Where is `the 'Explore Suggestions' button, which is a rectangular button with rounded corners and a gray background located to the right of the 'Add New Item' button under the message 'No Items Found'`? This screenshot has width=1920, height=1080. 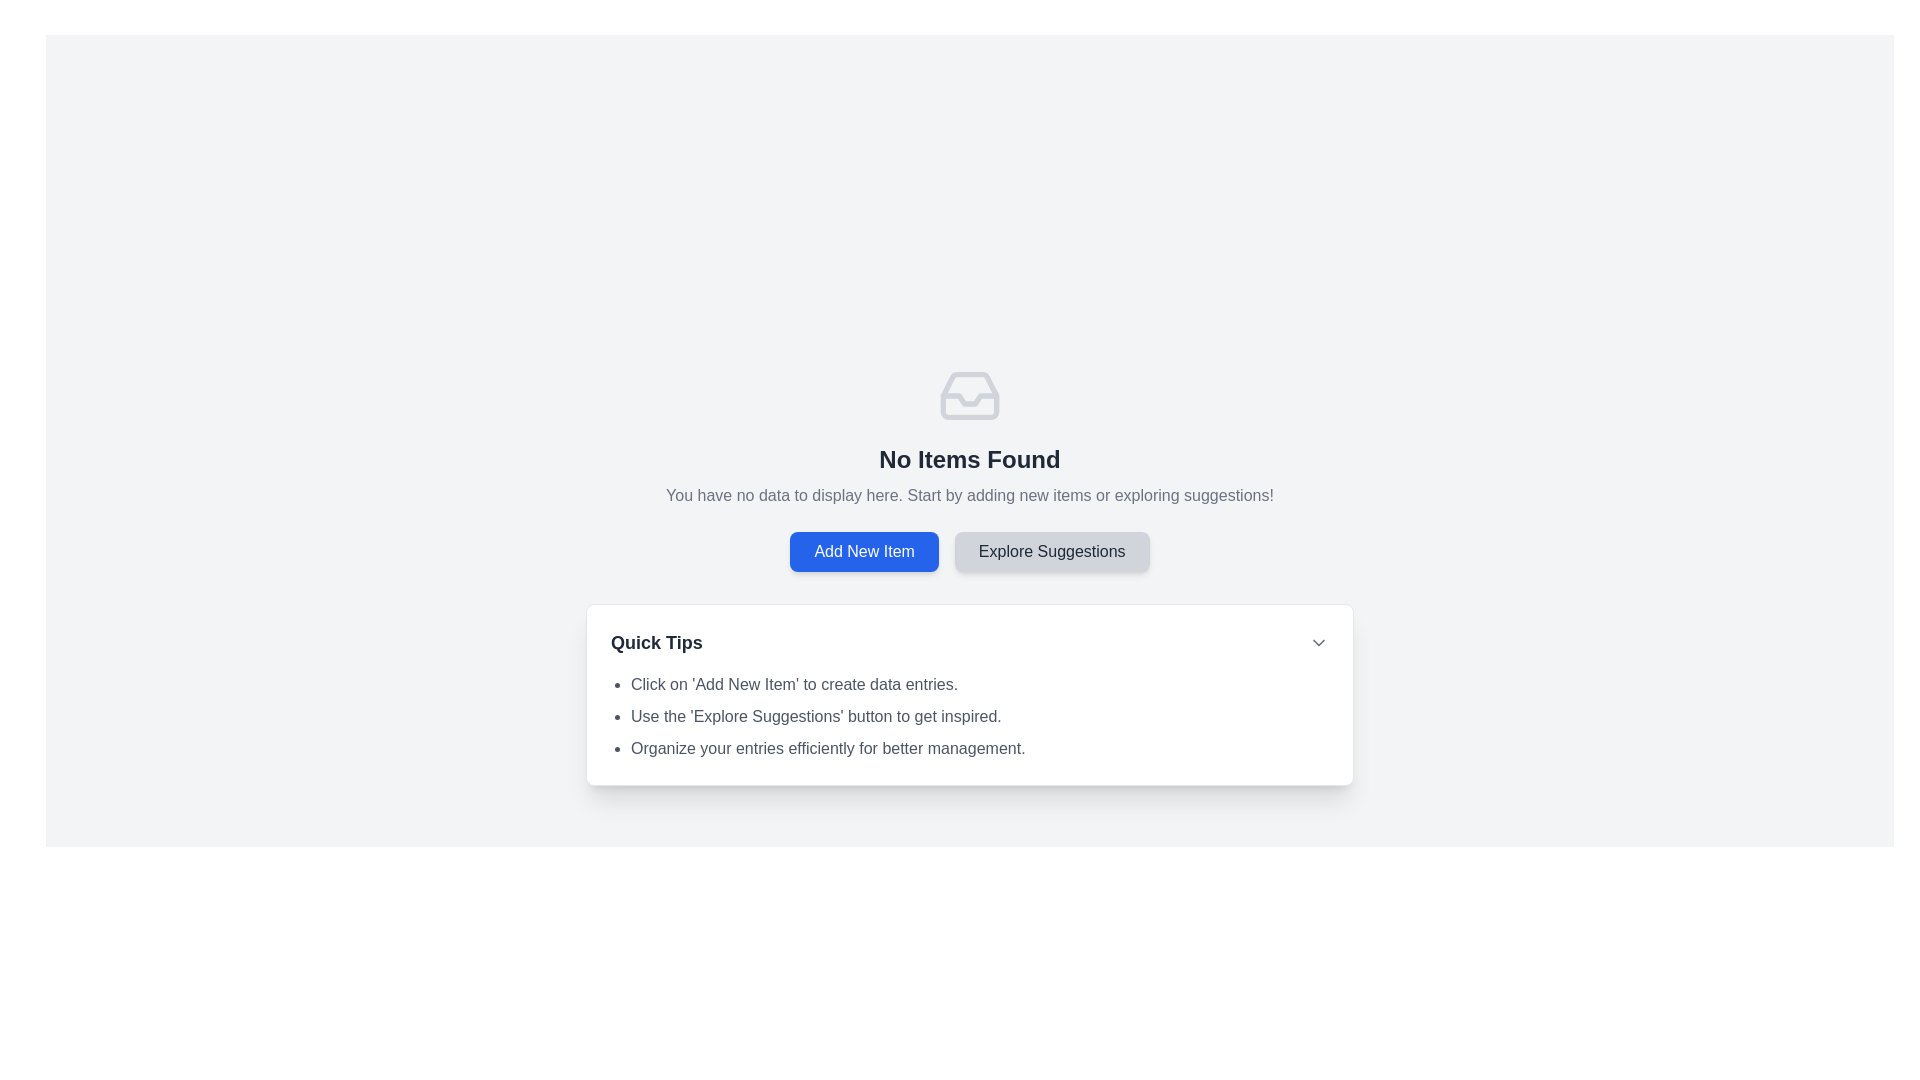
the 'Explore Suggestions' button, which is a rectangular button with rounded corners and a gray background located to the right of the 'Add New Item' button under the message 'No Items Found' is located at coordinates (1051, 551).